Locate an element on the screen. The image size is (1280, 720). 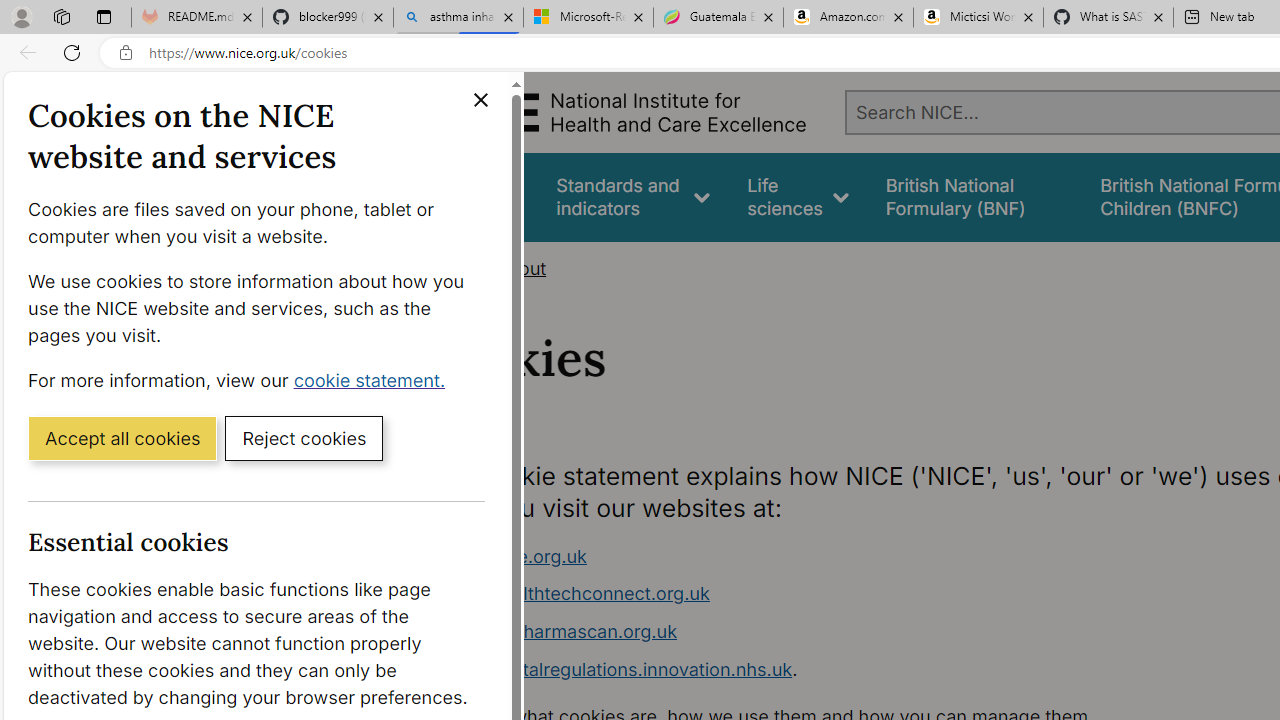
'Accept all cookies' is located at coordinates (121, 436).